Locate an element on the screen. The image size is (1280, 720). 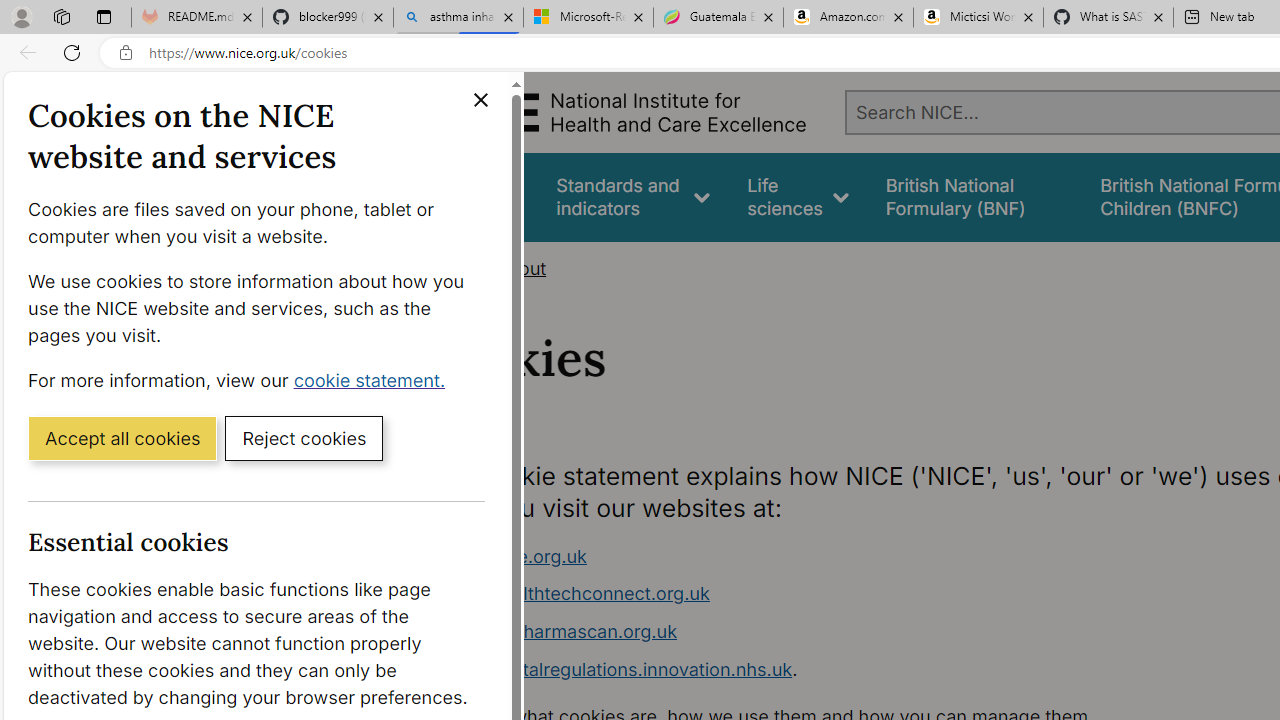
'Accept all cookies' is located at coordinates (121, 436).